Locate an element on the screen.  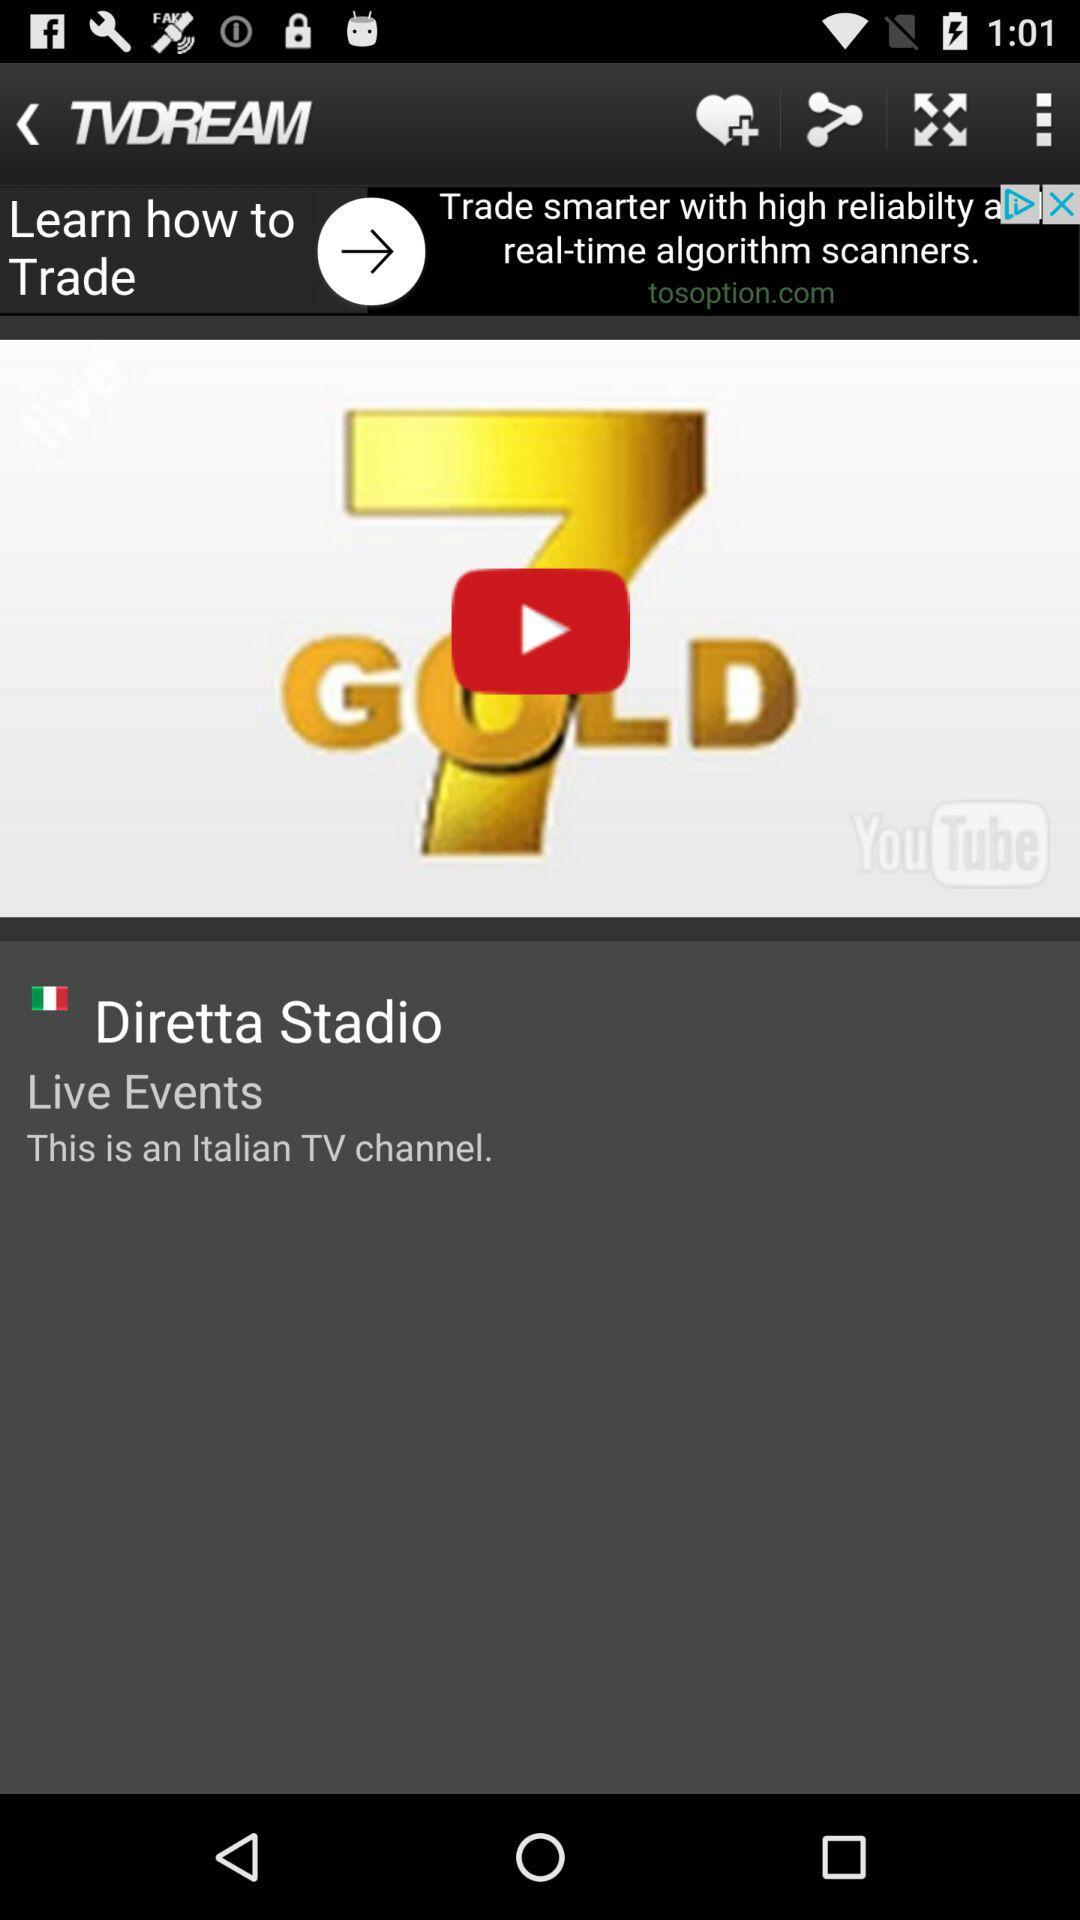
share option is located at coordinates (833, 118).